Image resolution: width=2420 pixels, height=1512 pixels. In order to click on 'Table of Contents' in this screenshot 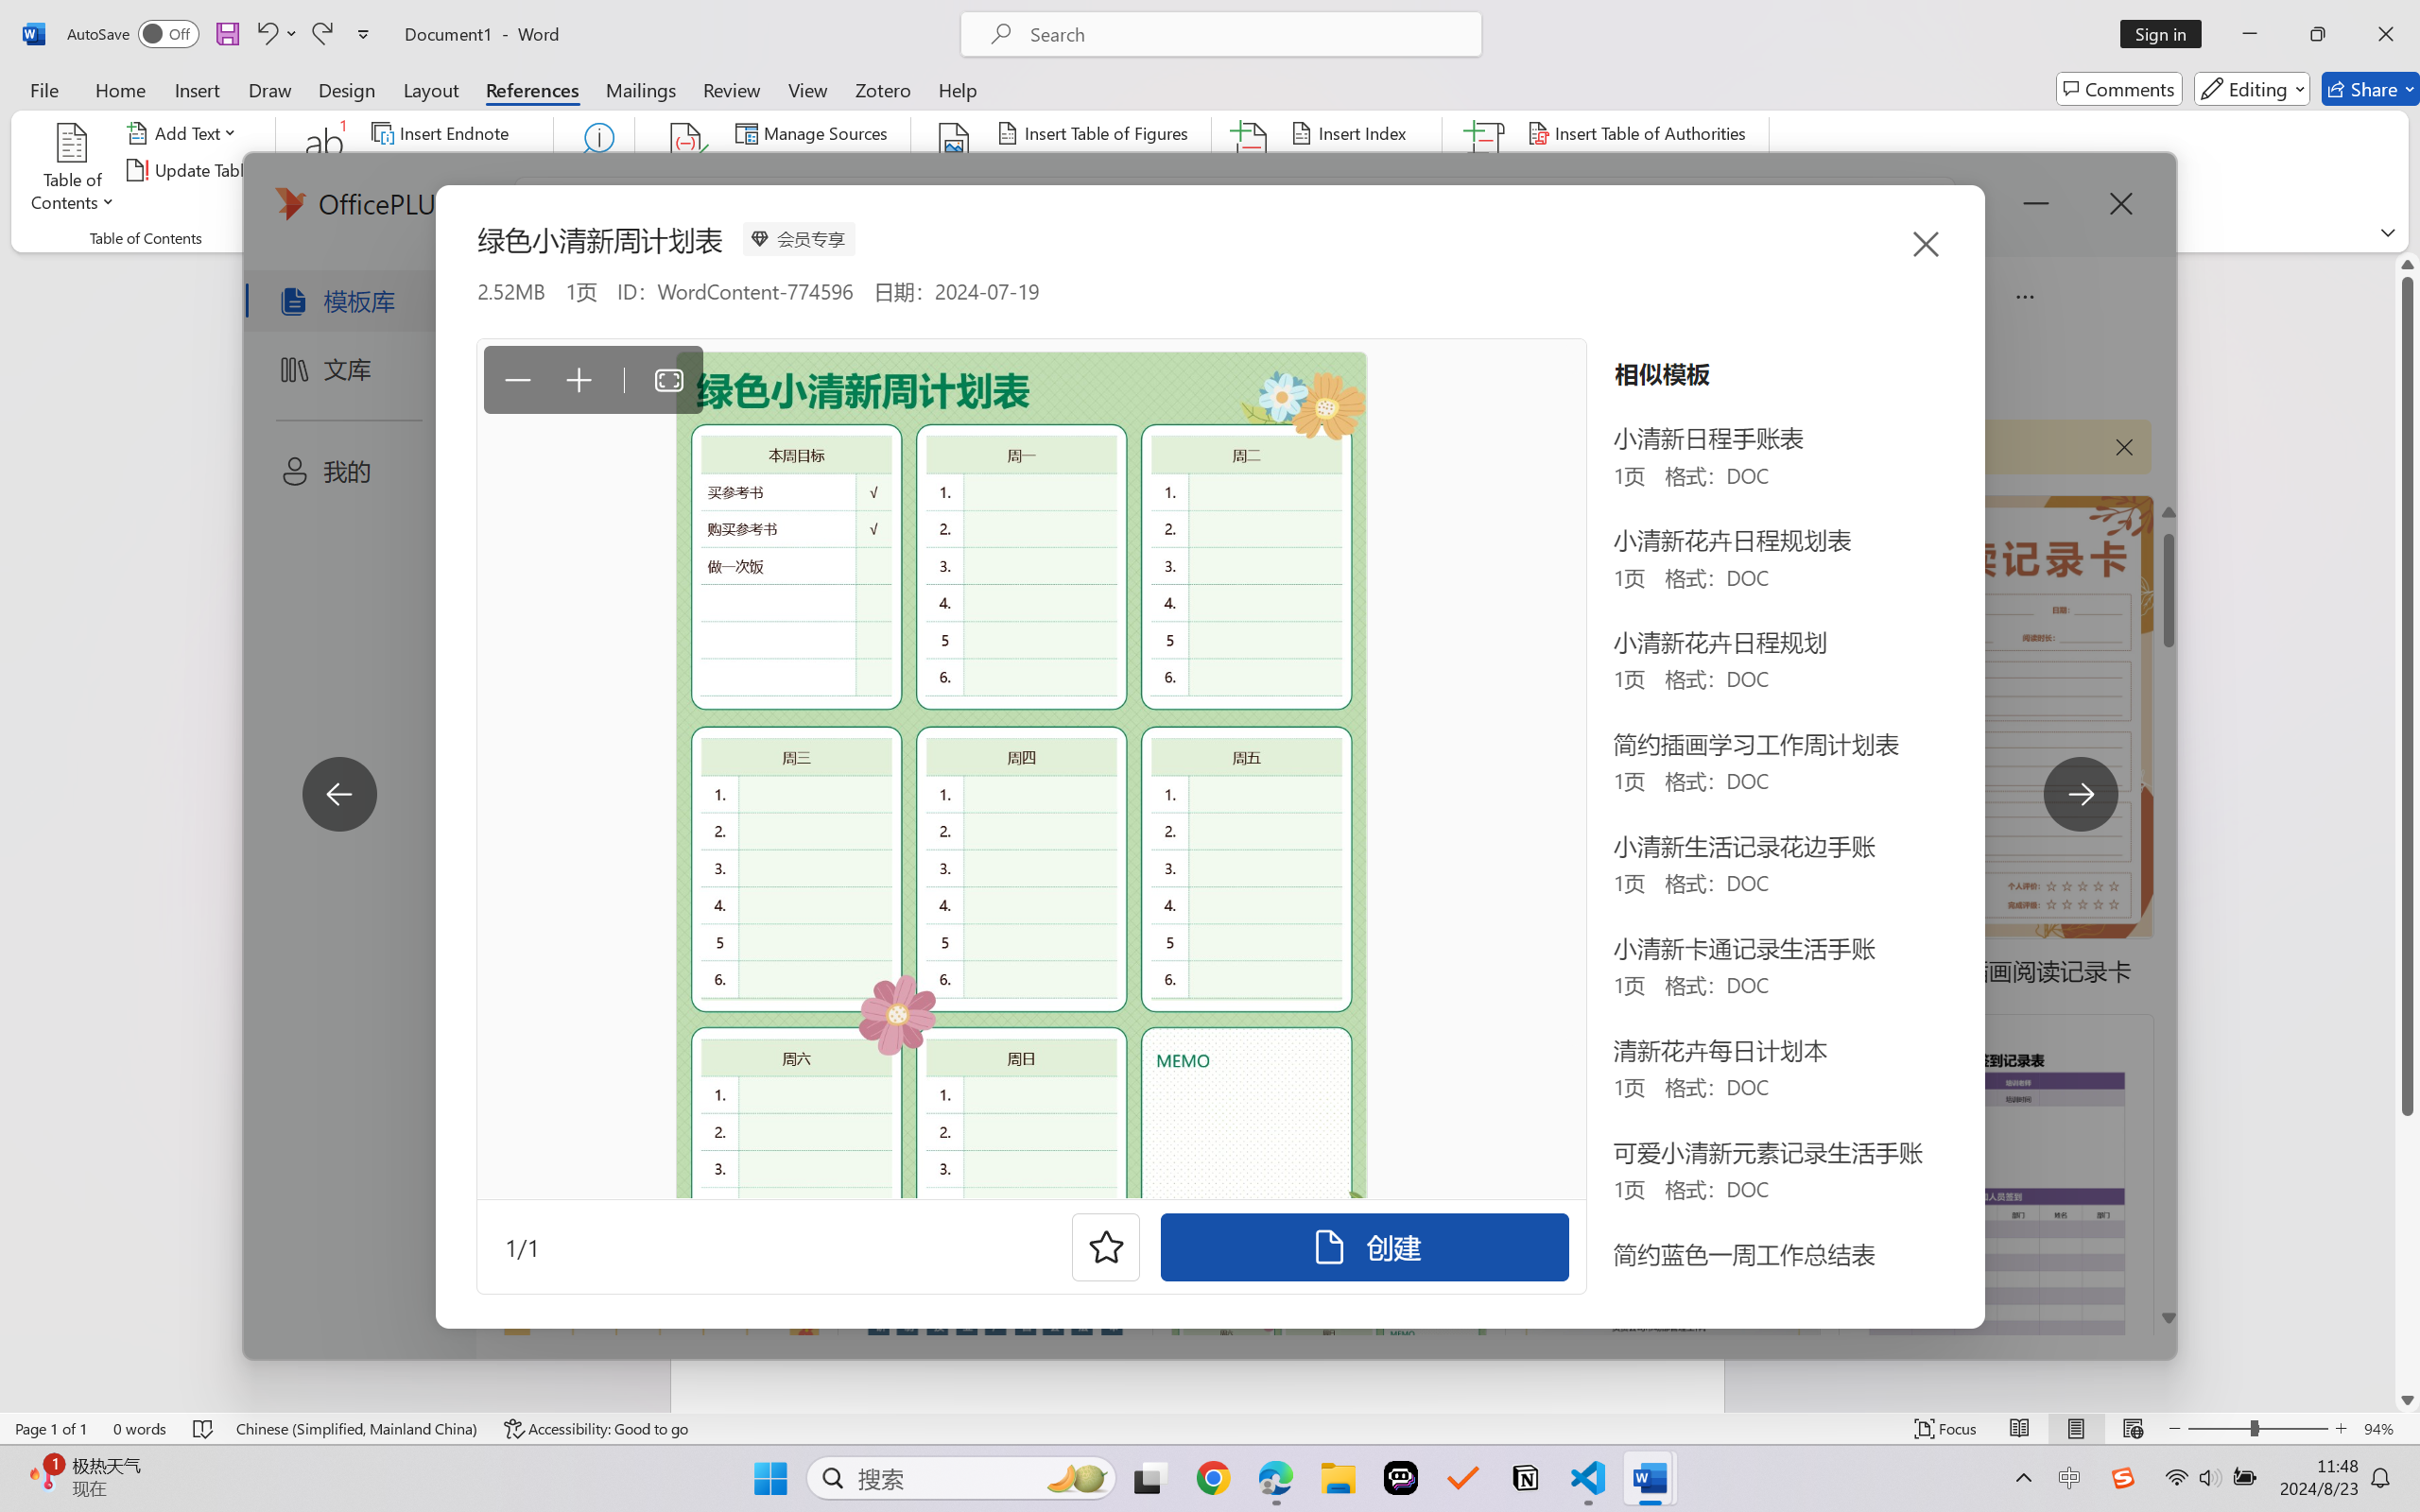, I will do `click(73, 170)`.